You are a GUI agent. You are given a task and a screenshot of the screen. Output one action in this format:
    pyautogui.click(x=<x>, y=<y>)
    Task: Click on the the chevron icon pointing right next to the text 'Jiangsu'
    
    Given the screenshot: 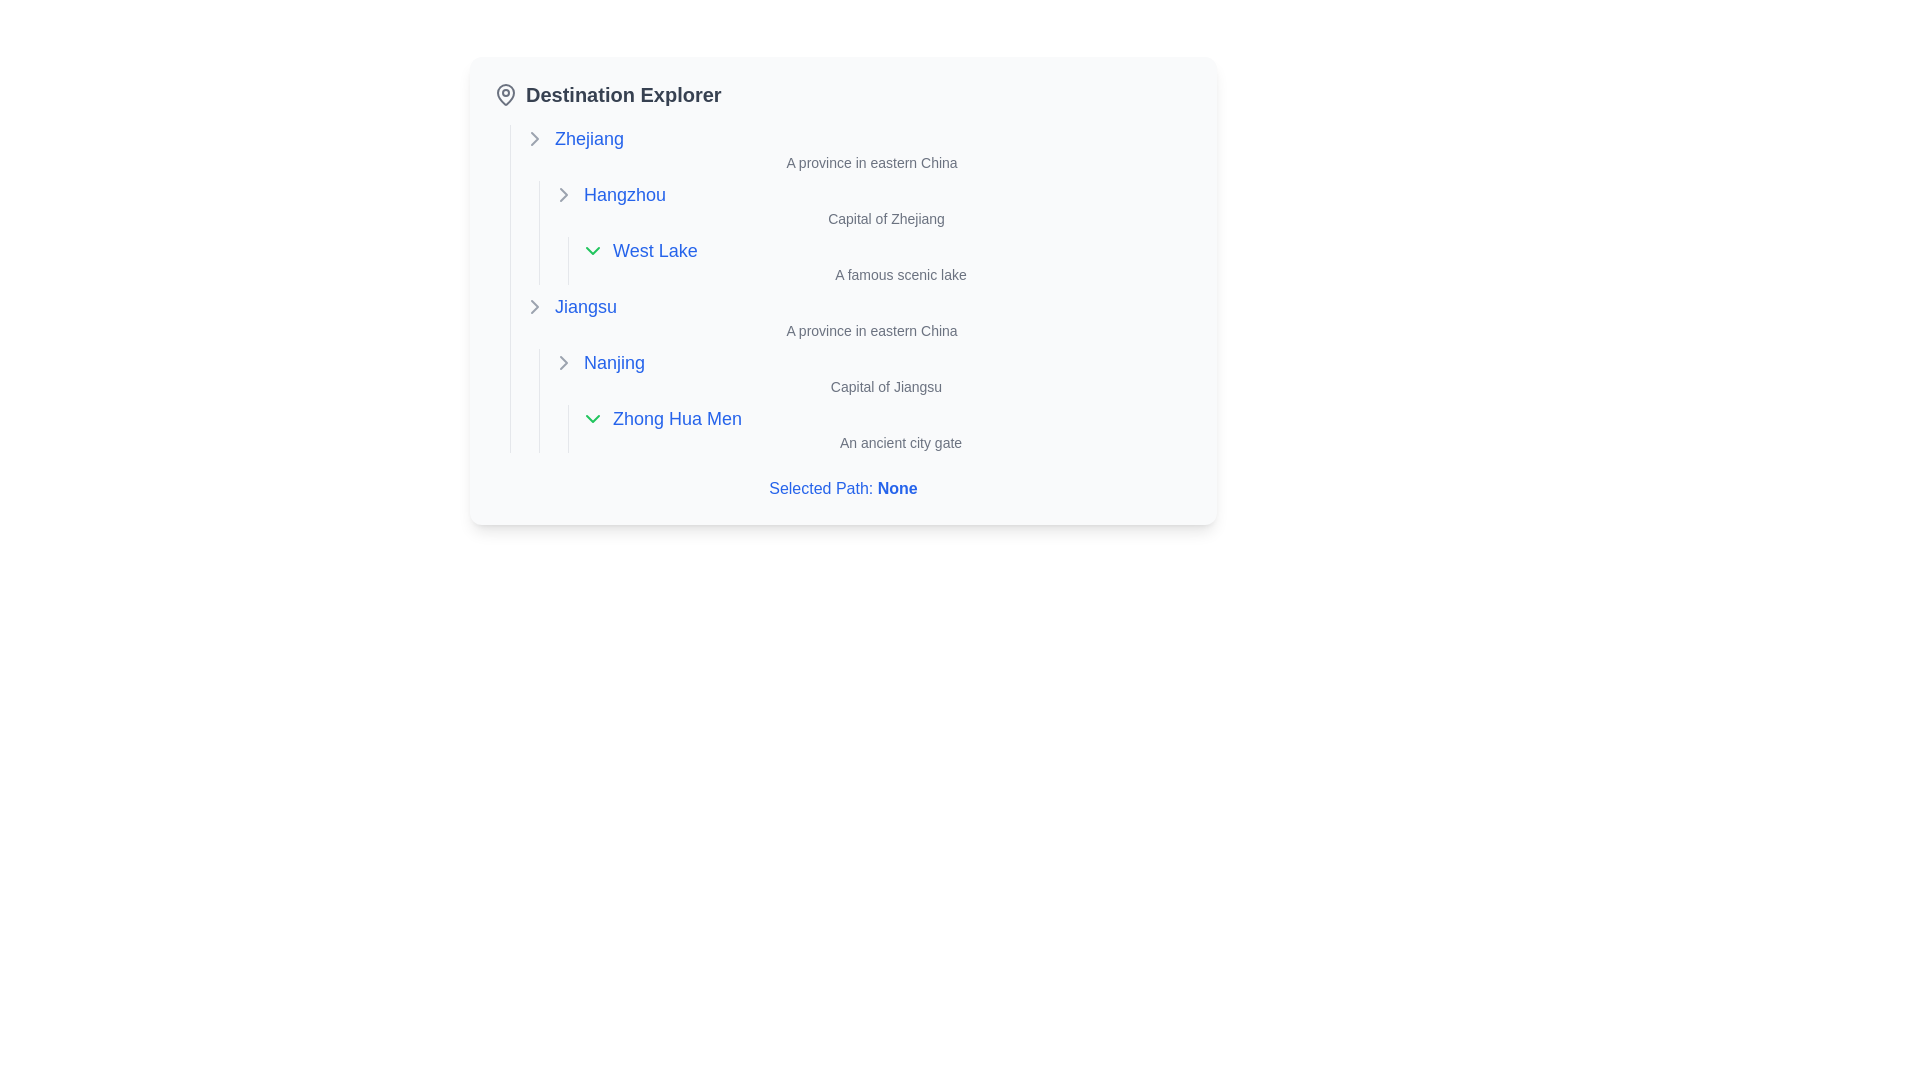 What is the action you would take?
    pyautogui.click(x=534, y=307)
    